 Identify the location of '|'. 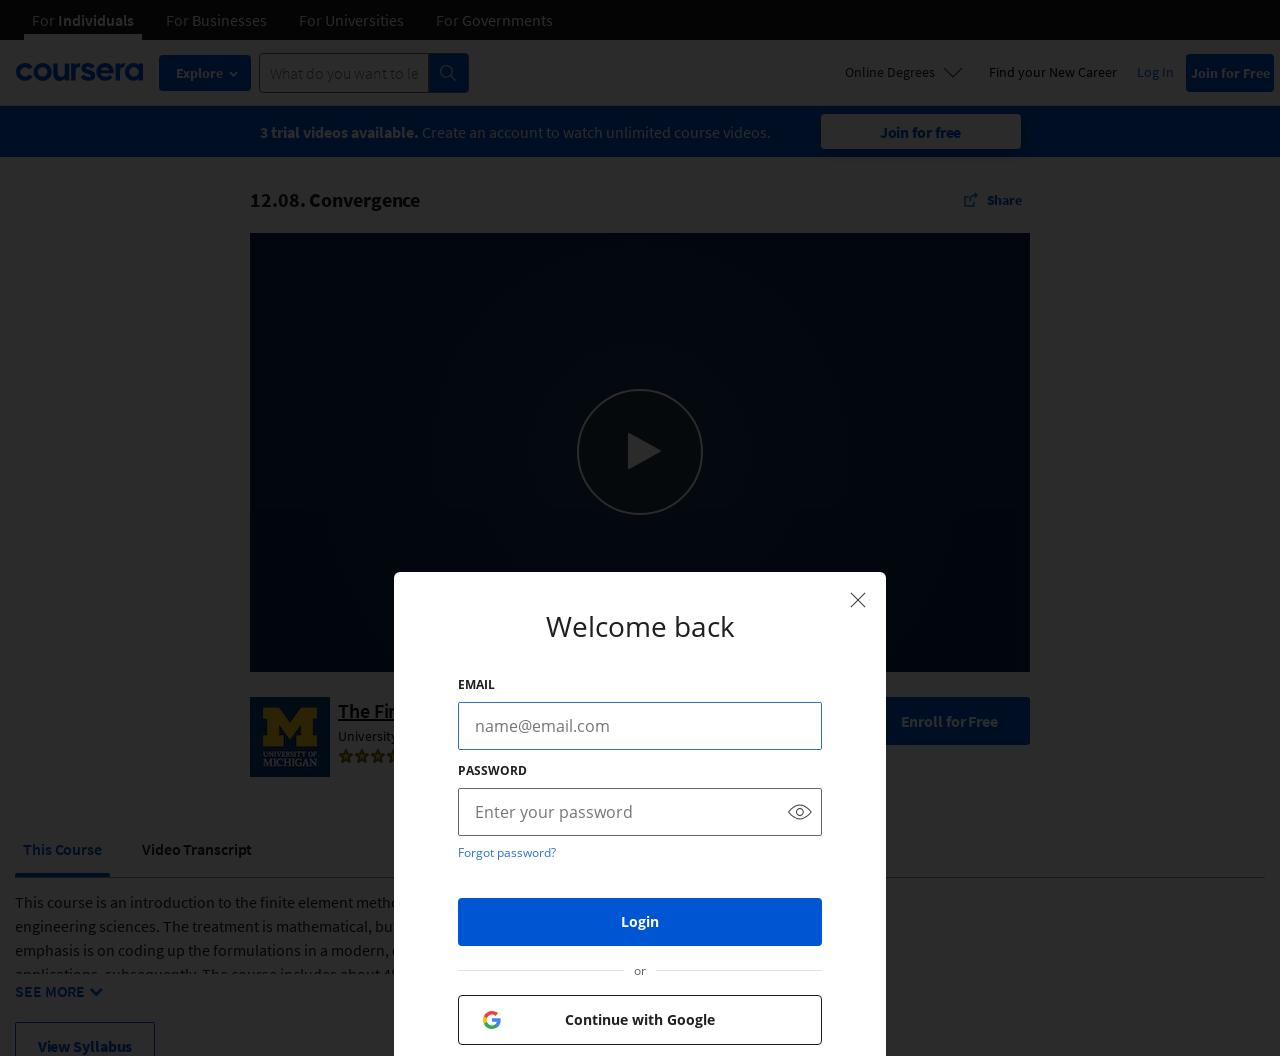
(519, 756).